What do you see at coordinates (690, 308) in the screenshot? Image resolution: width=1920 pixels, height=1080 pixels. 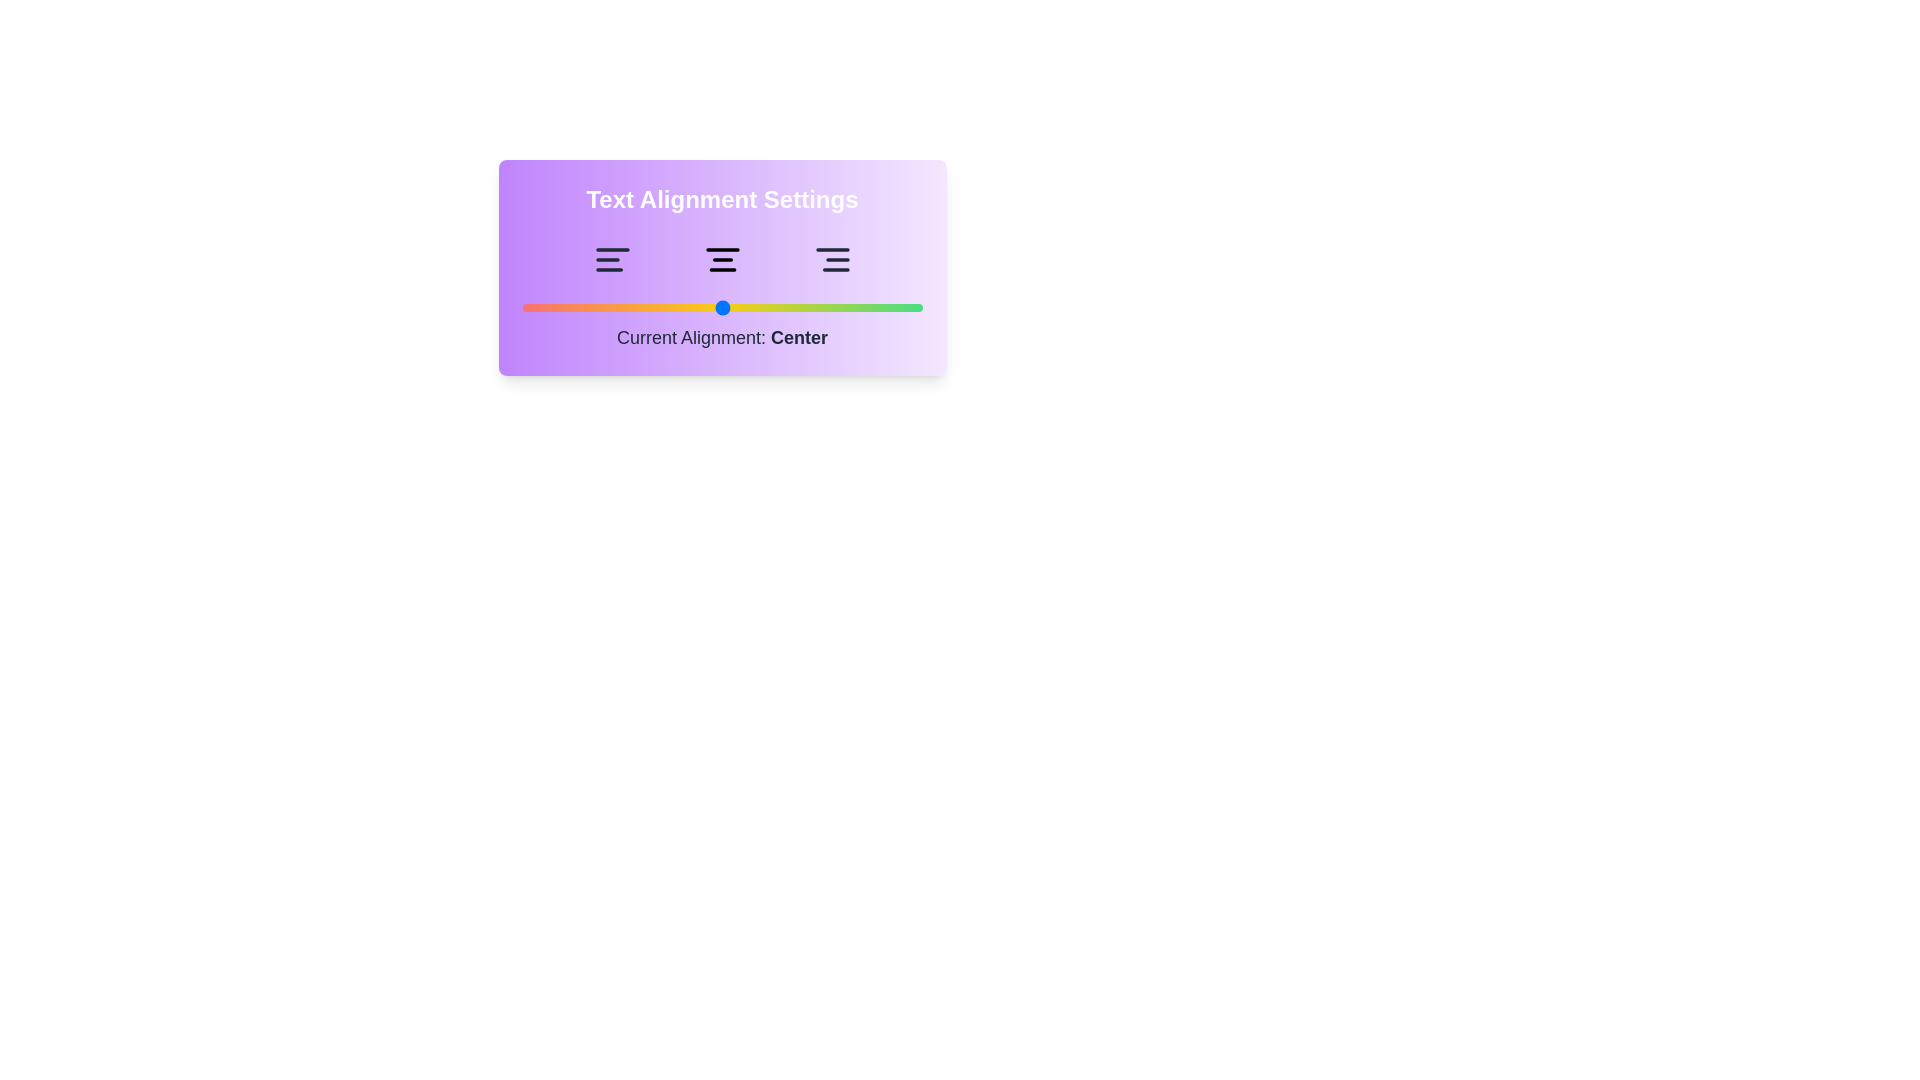 I see `the alignment slider to 42 and observe the text indicator update` at bounding box center [690, 308].